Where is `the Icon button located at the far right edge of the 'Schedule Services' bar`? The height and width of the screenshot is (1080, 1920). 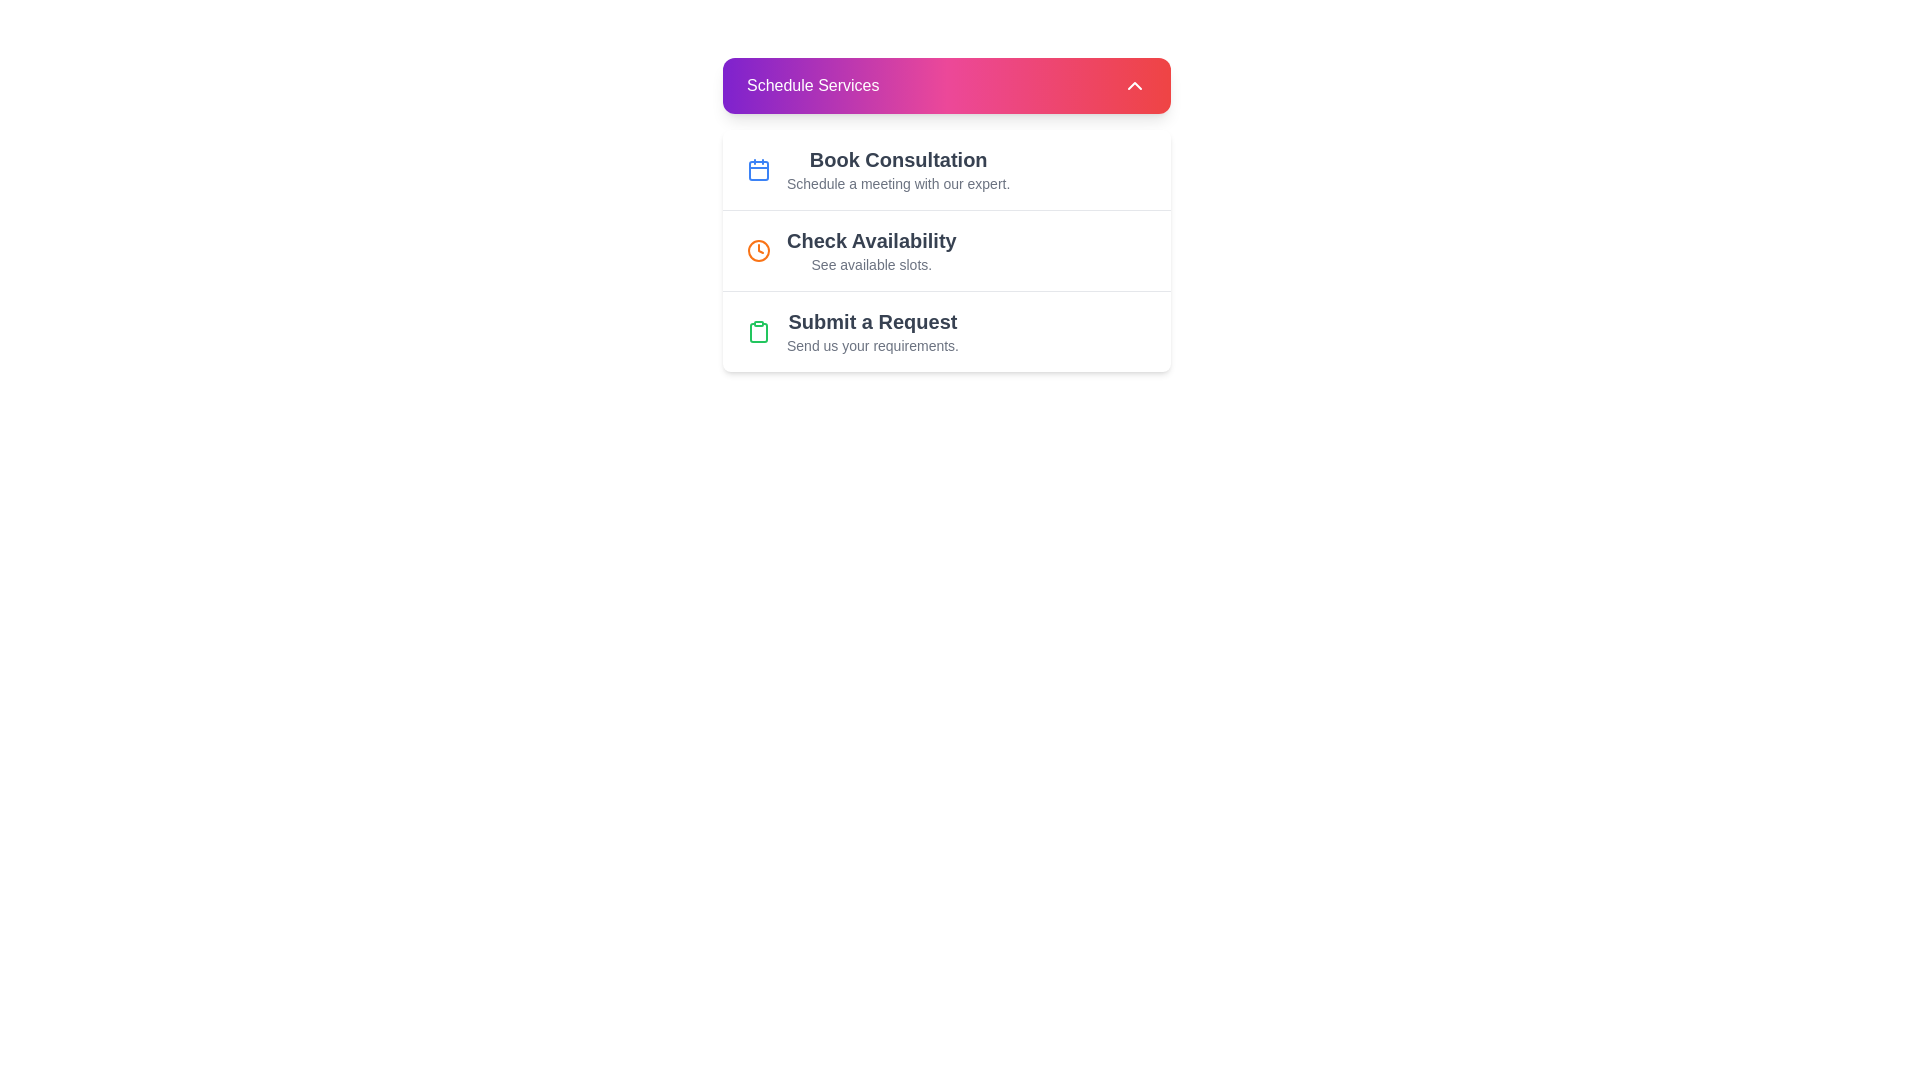
the Icon button located at the far right edge of the 'Schedule Services' bar is located at coordinates (1134, 84).